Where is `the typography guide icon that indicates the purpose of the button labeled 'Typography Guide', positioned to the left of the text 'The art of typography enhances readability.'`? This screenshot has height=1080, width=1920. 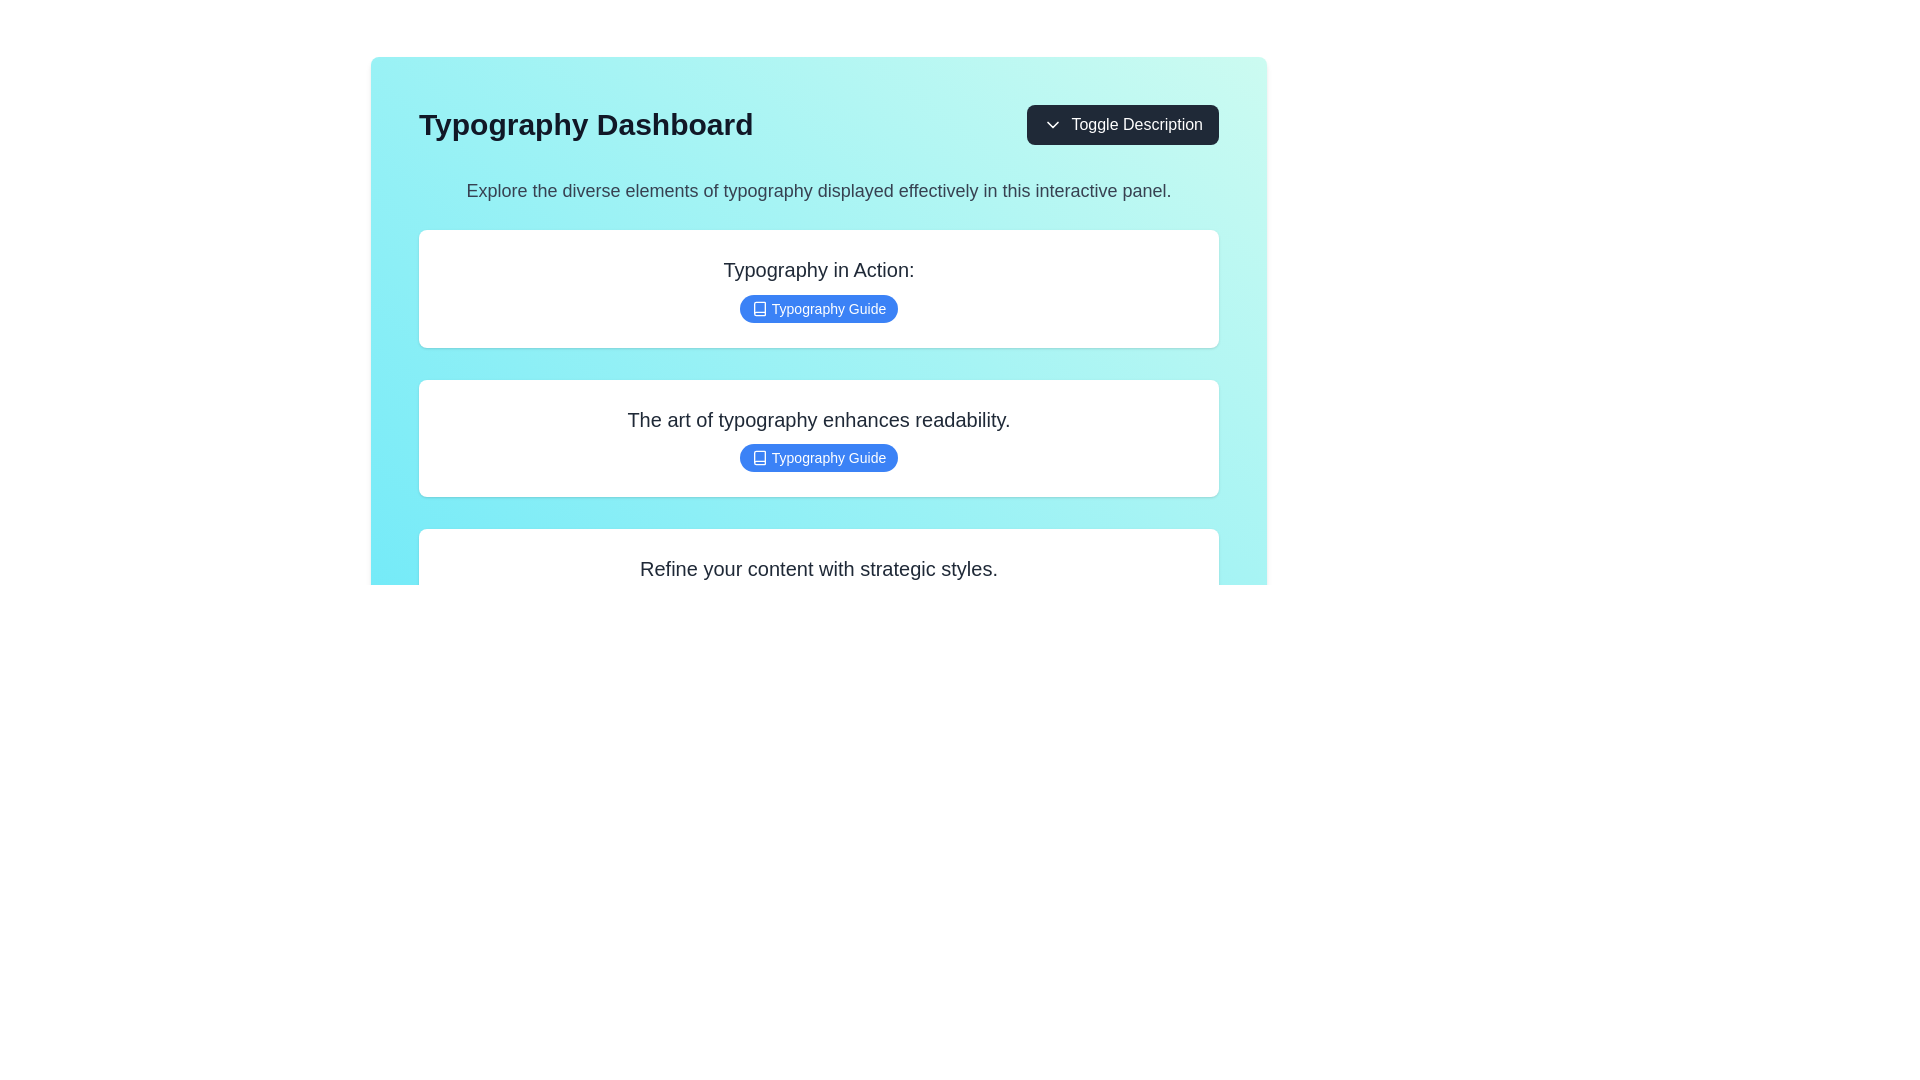
the typography guide icon that indicates the purpose of the button labeled 'Typography Guide', positioned to the left of the text 'The art of typography enhances readability.' is located at coordinates (758, 458).